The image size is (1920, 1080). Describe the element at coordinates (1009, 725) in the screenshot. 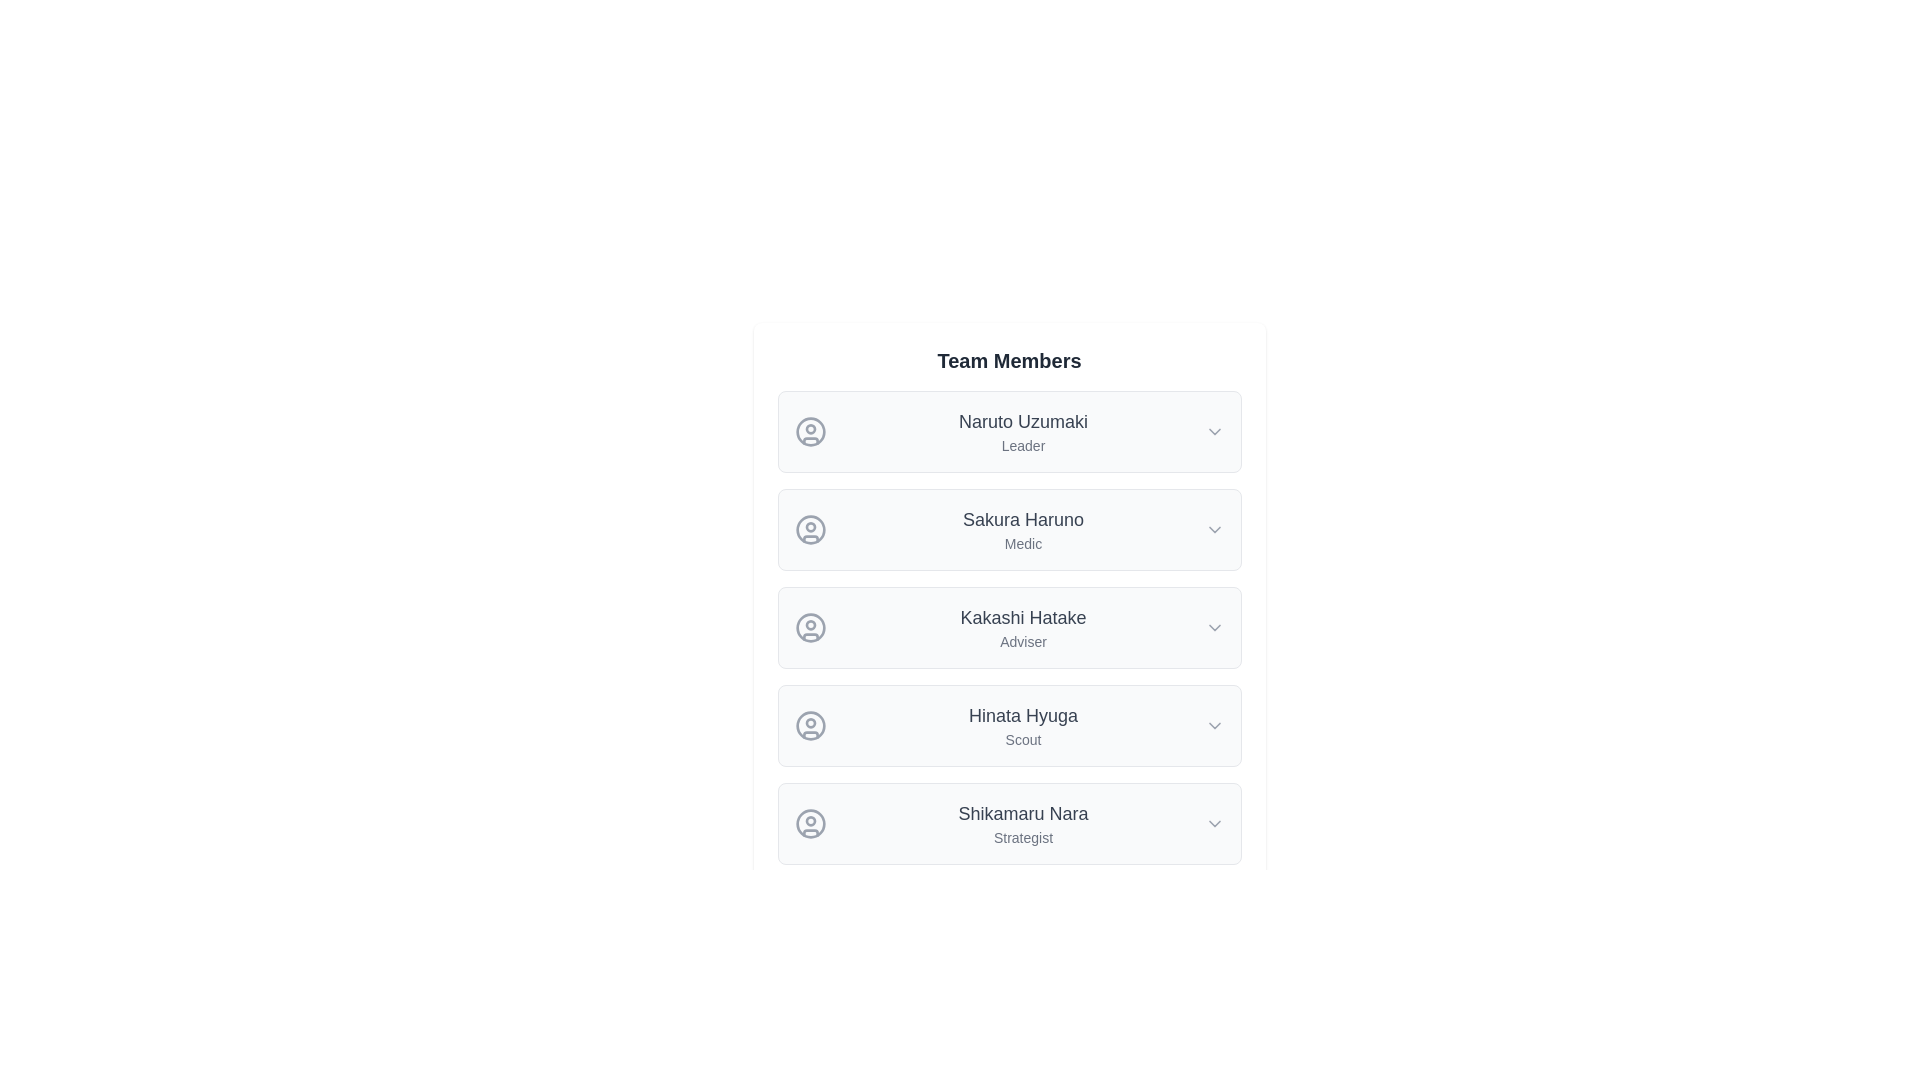

I see `the selectable entry for team member 'Hinata Hyuga' in the team member list` at that location.